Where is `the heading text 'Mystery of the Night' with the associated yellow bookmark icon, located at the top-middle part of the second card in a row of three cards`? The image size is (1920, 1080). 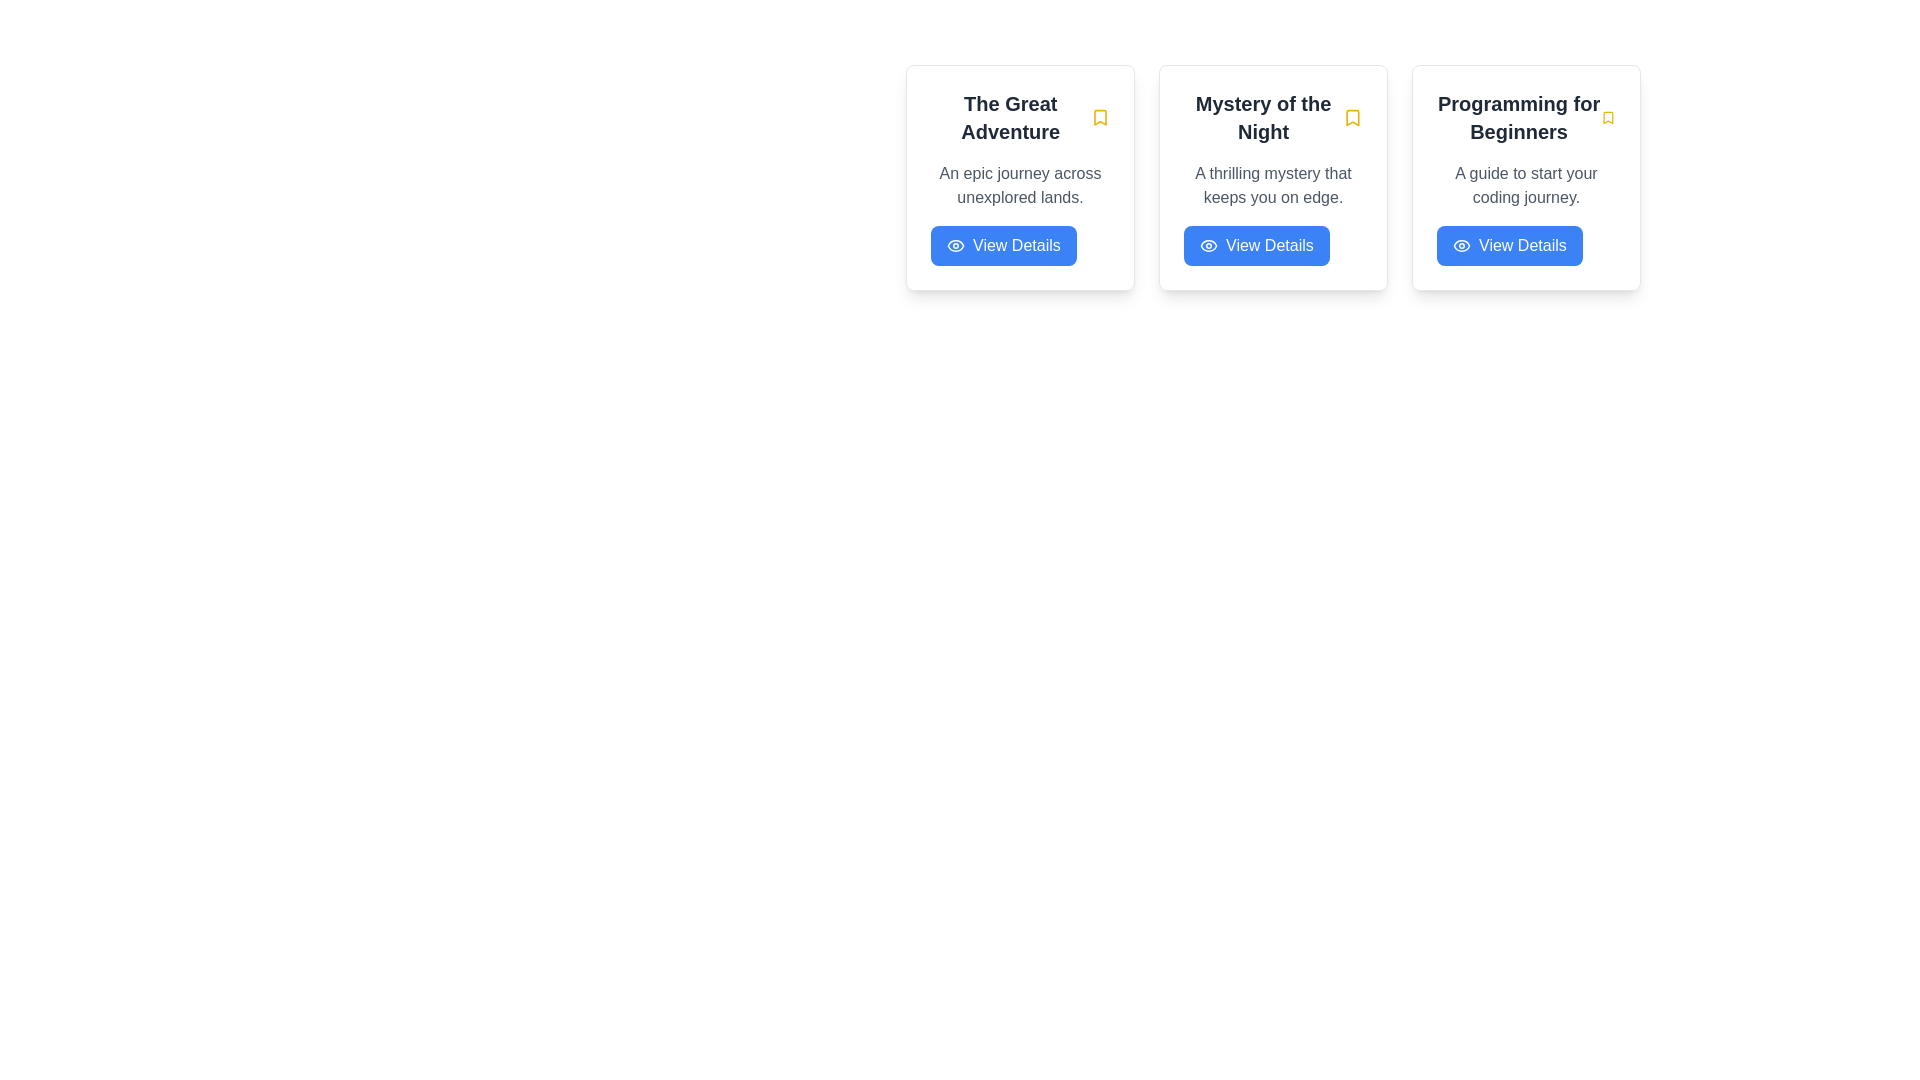
the heading text 'Mystery of the Night' with the associated yellow bookmark icon, located at the top-middle part of the second card in a row of three cards is located at coordinates (1272, 118).